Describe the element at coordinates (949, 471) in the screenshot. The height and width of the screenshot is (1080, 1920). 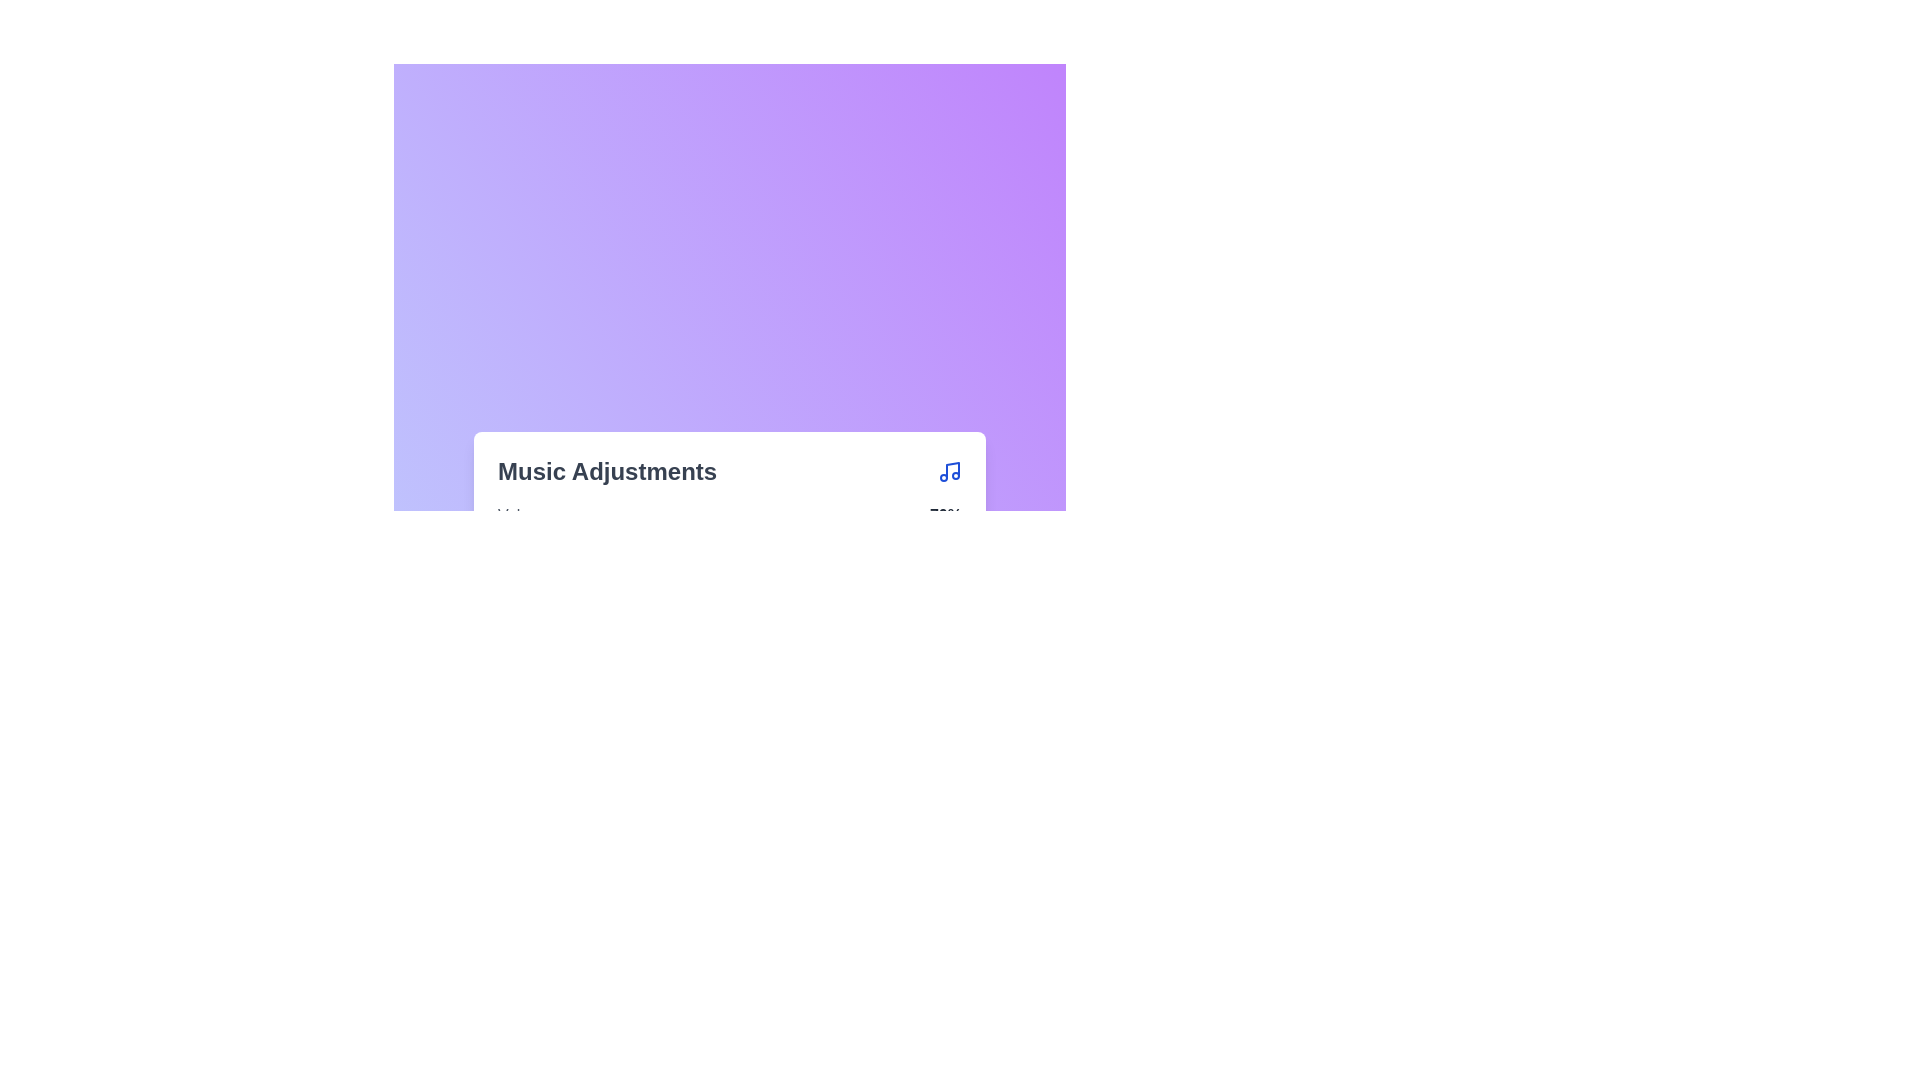
I see `the 'Music' icon to trigger its functionality` at that location.